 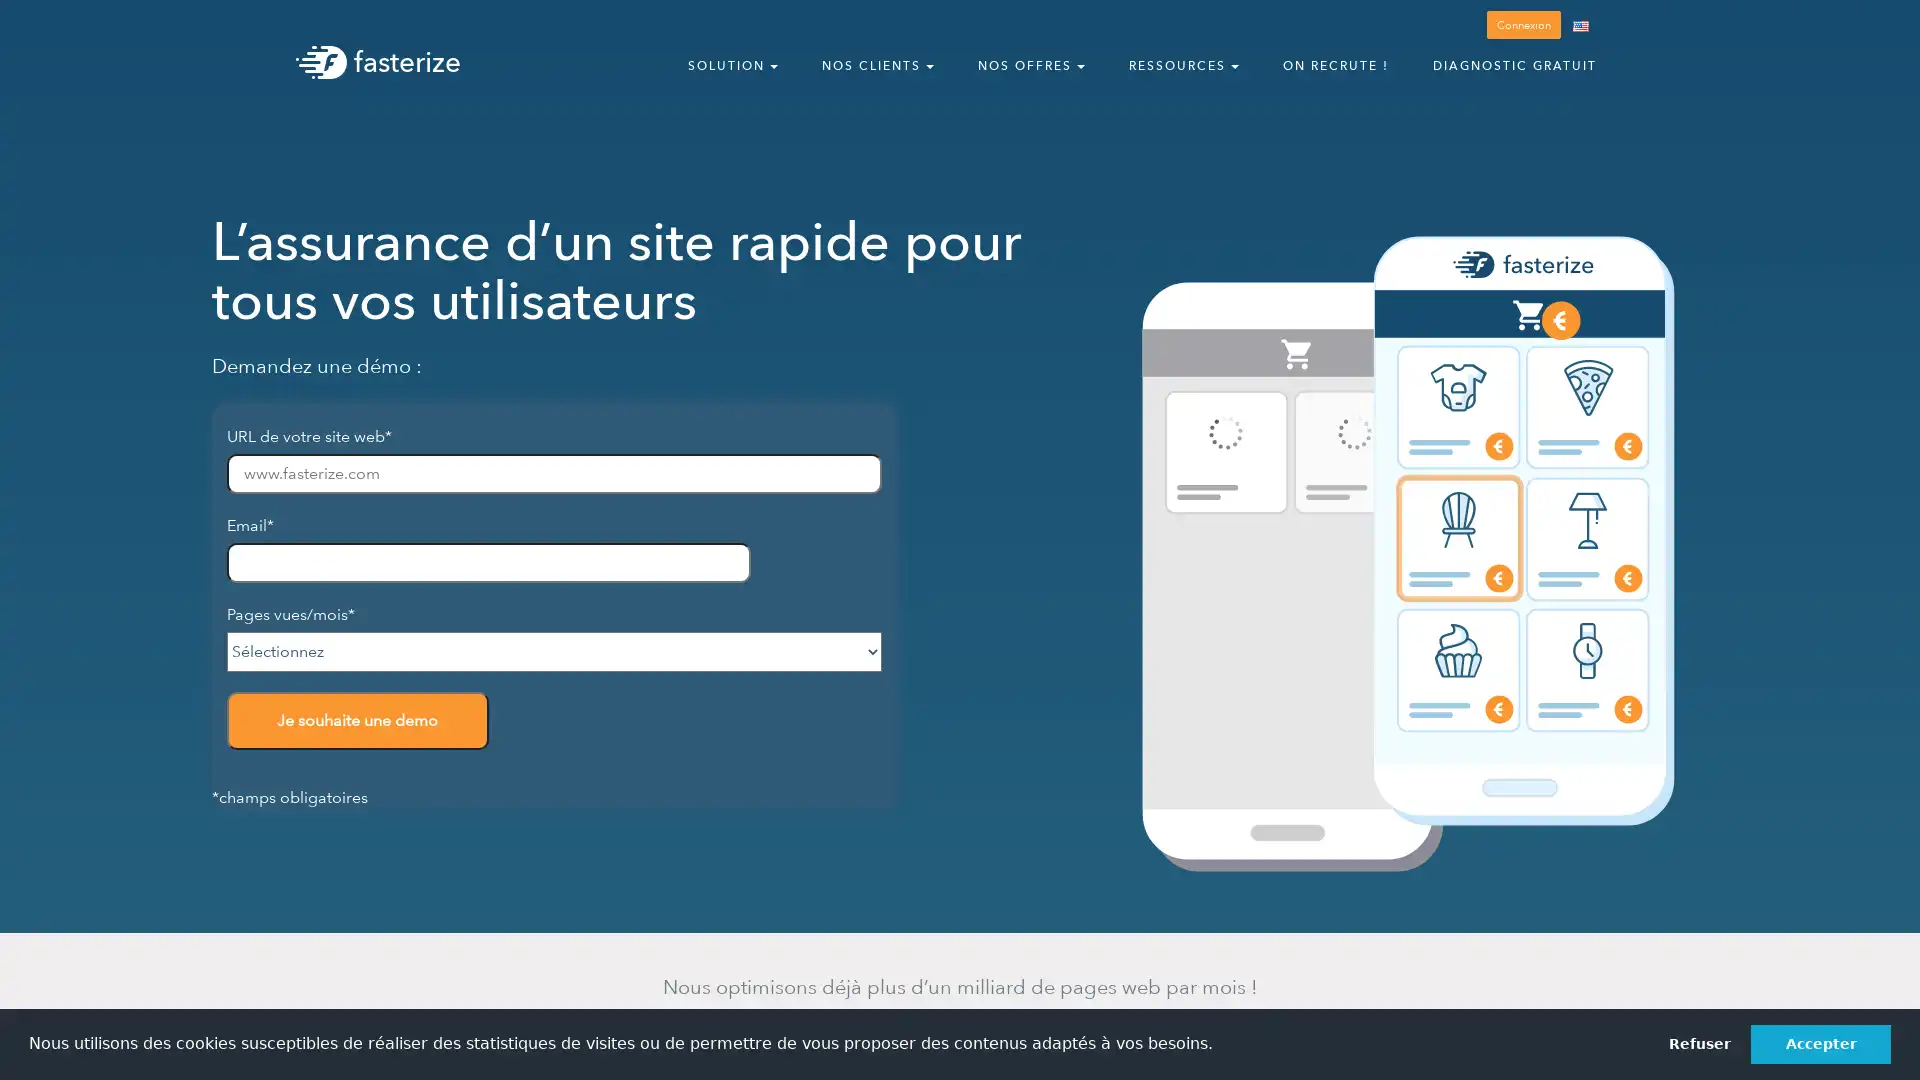 I want to click on Fermer, so click(x=1885, y=27).